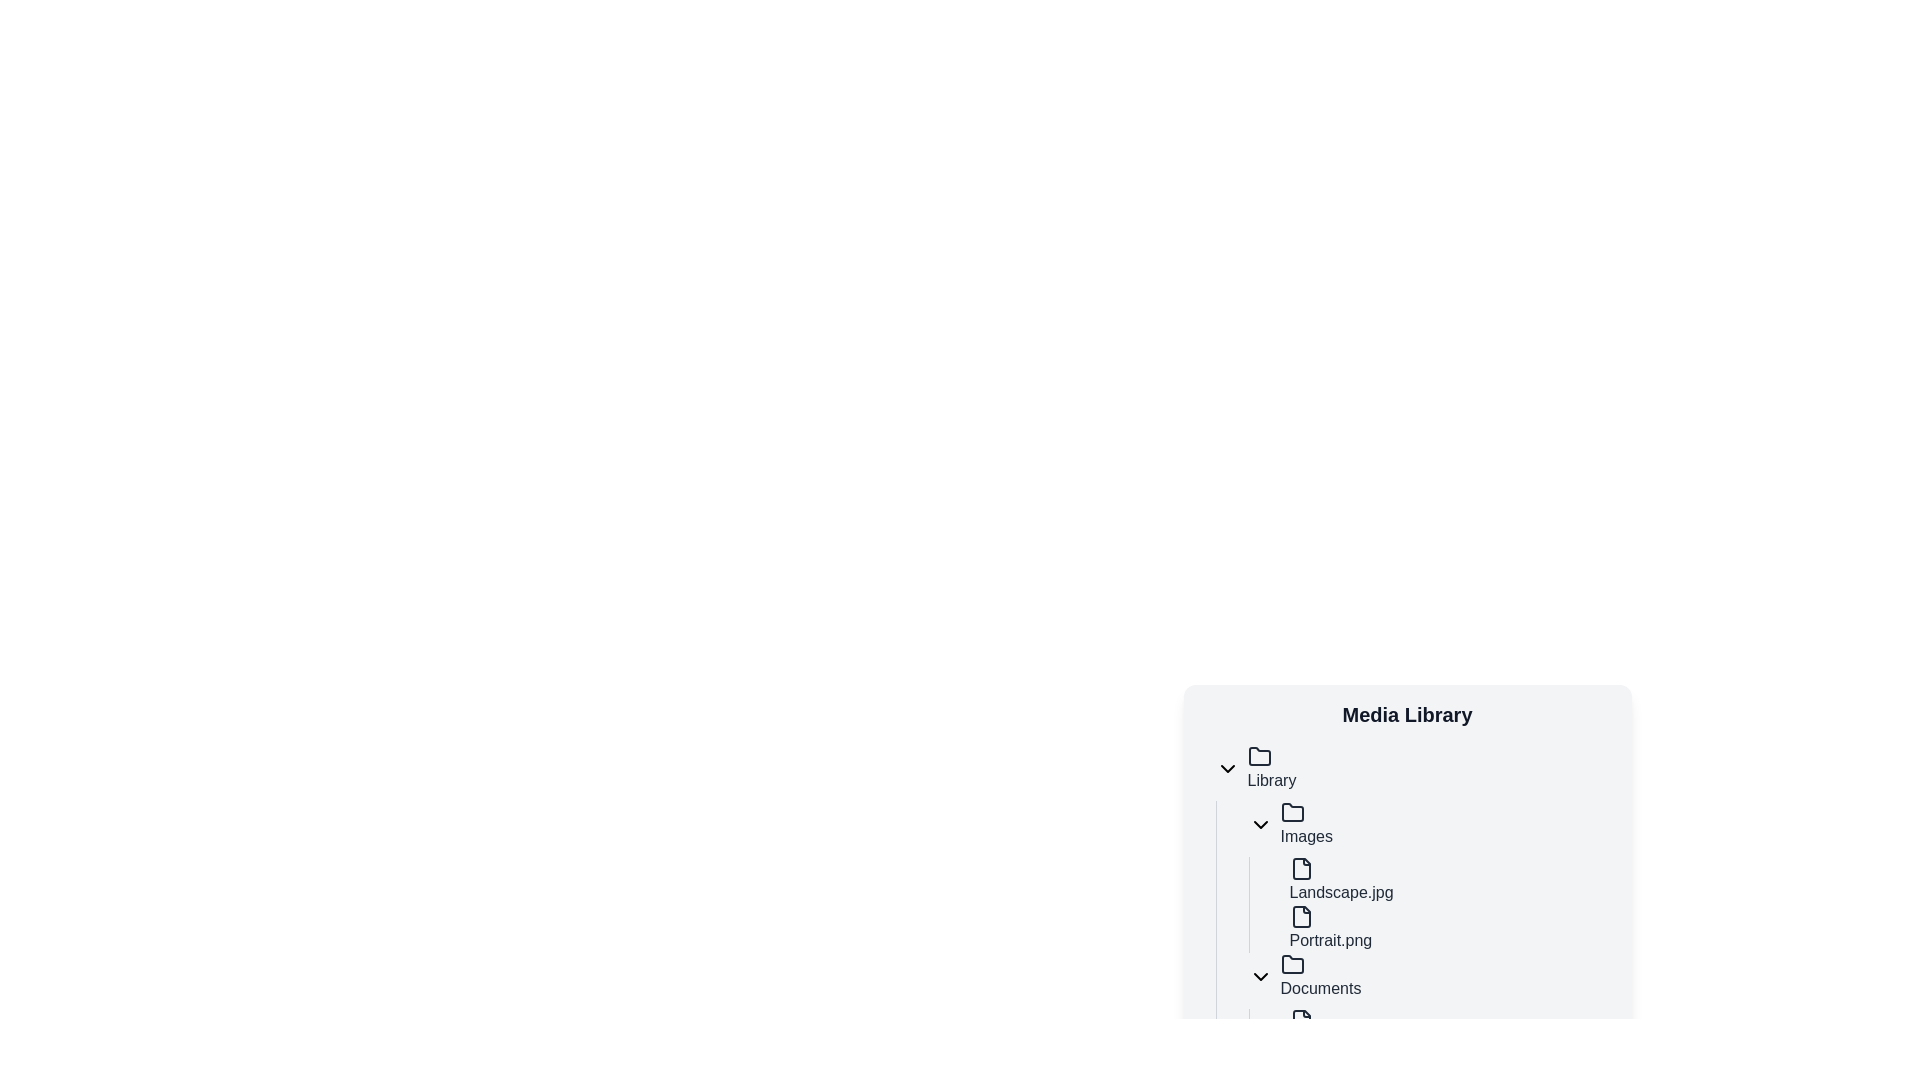 Image resolution: width=1920 pixels, height=1080 pixels. What do you see at coordinates (1341, 879) in the screenshot?
I see `the text label indicating the name of the file located to the right of the file icon in the 'Images' folder of the 'Media Library'` at bounding box center [1341, 879].